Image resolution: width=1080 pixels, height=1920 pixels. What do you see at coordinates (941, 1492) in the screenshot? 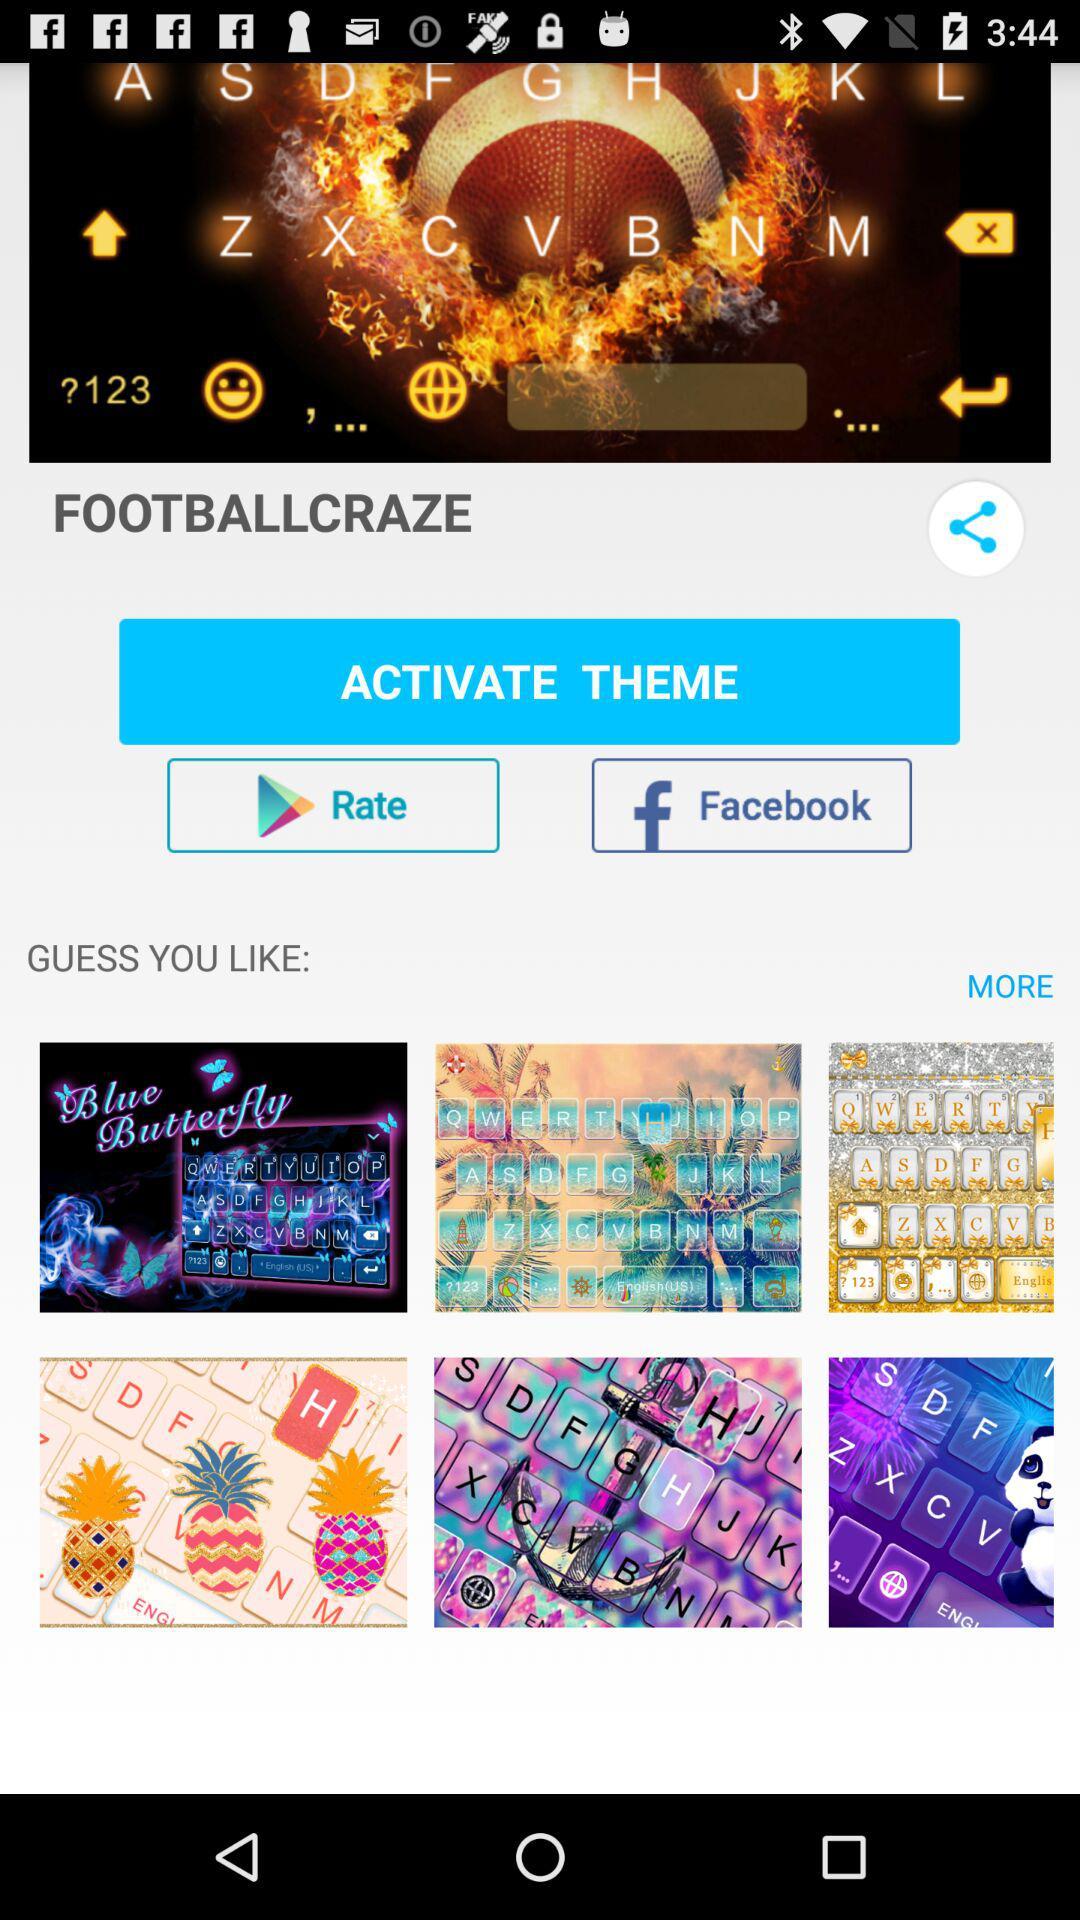
I see `change to a different theme` at bounding box center [941, 1492].